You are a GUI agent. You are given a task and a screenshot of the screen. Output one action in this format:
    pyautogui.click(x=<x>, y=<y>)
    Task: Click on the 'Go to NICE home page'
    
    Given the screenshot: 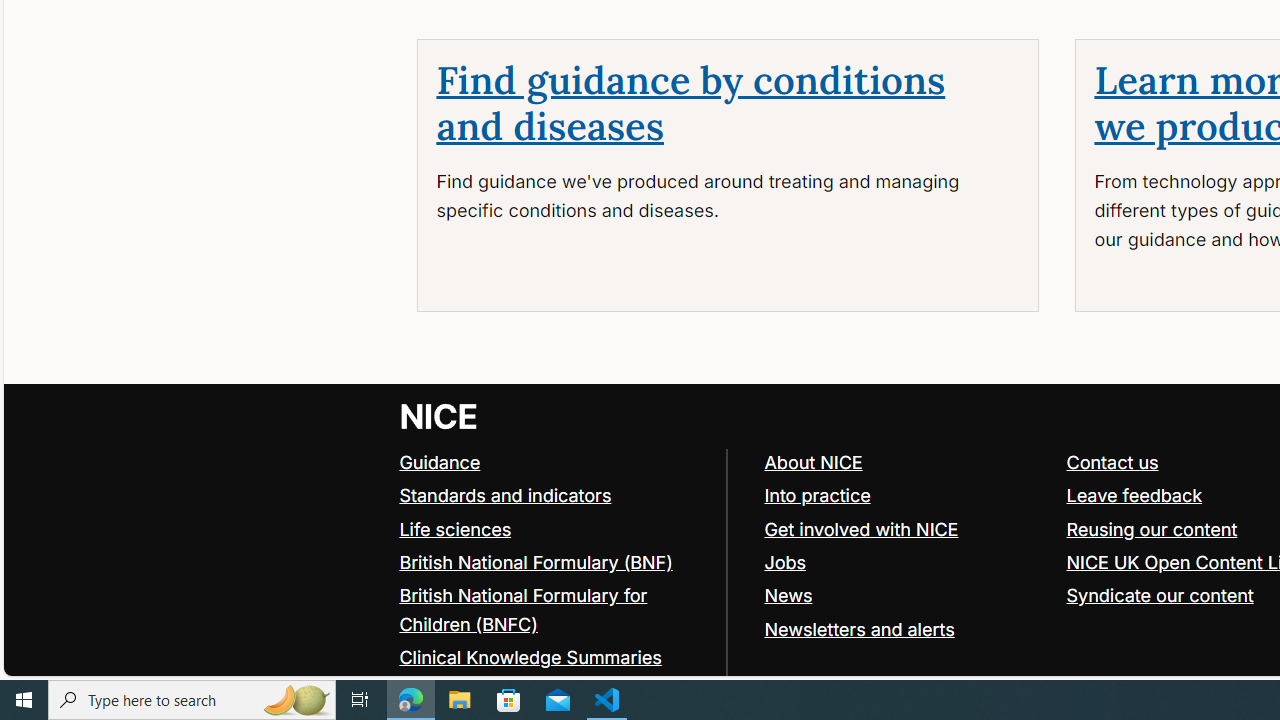 What is the action you would take?
    pyautogui.click(x=438, y=415)
    